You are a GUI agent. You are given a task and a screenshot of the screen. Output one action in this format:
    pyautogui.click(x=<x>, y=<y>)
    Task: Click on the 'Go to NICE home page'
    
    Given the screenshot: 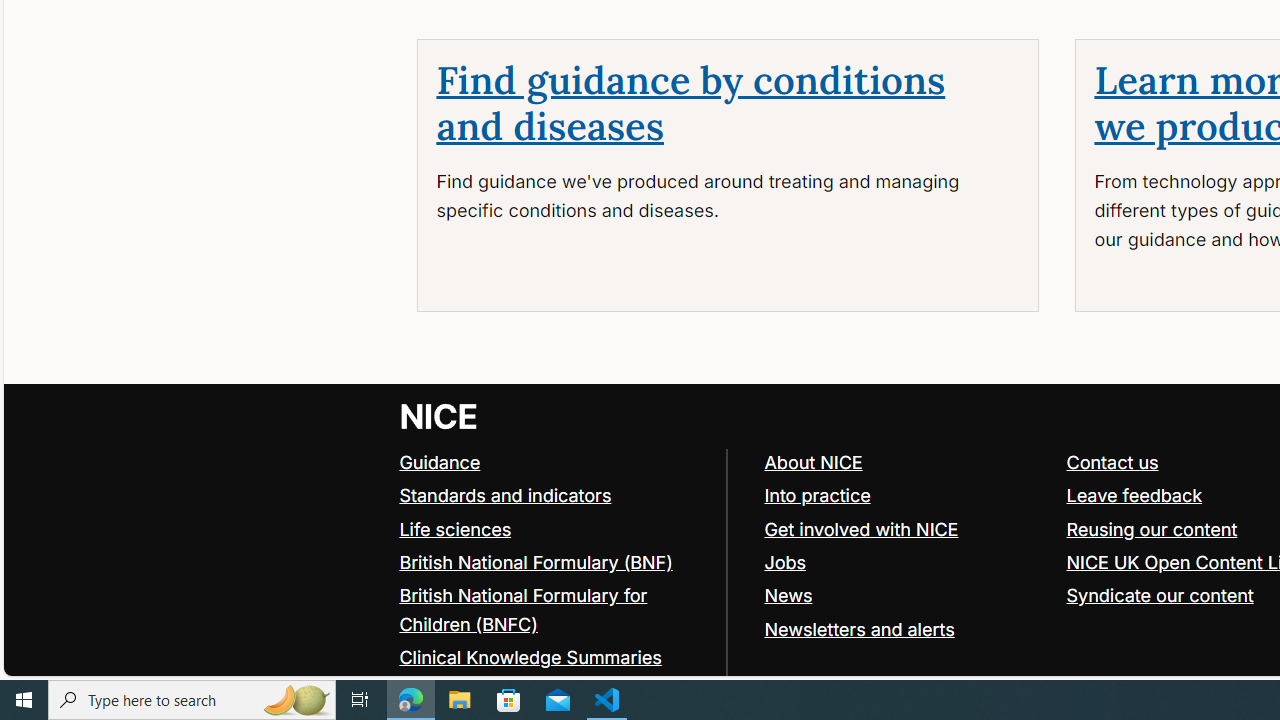 What is the action you would take?
    pyautogui.click(x=438, y=415)
    